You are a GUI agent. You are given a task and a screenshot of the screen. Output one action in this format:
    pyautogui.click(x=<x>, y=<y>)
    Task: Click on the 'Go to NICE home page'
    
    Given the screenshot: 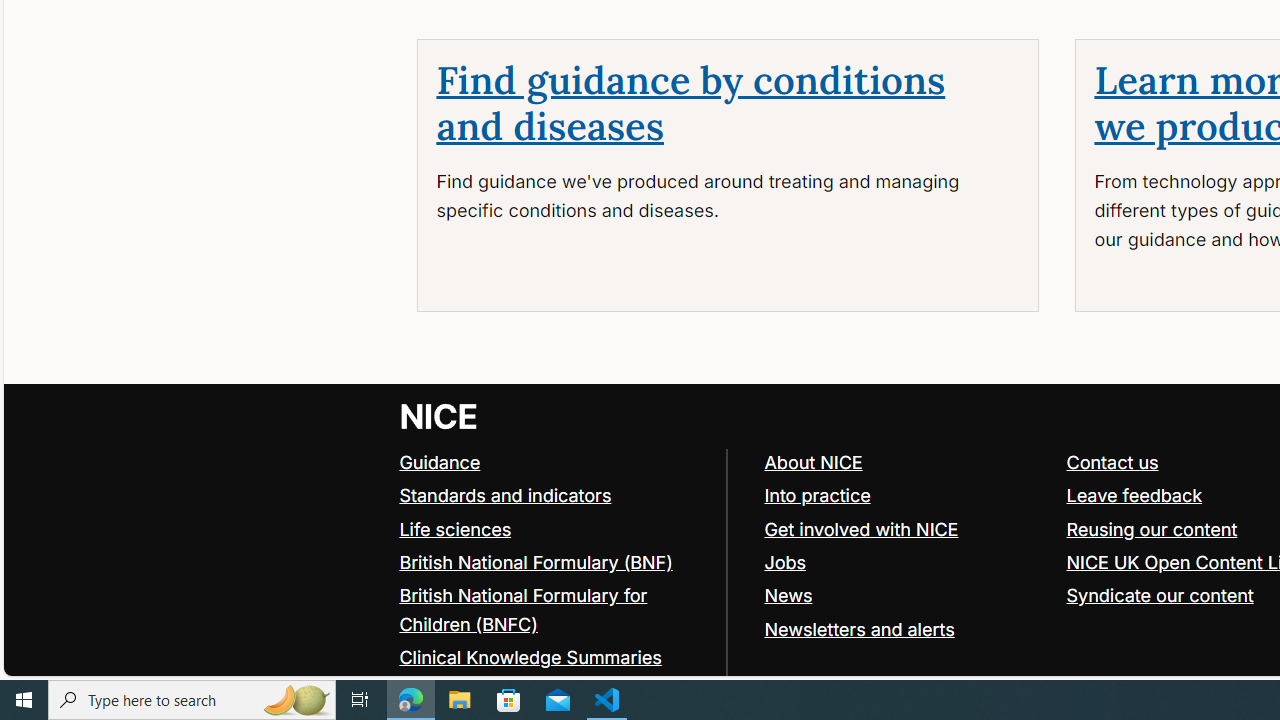 What is the action you would take?
    pyautogui.click(x=438, y=415)
    